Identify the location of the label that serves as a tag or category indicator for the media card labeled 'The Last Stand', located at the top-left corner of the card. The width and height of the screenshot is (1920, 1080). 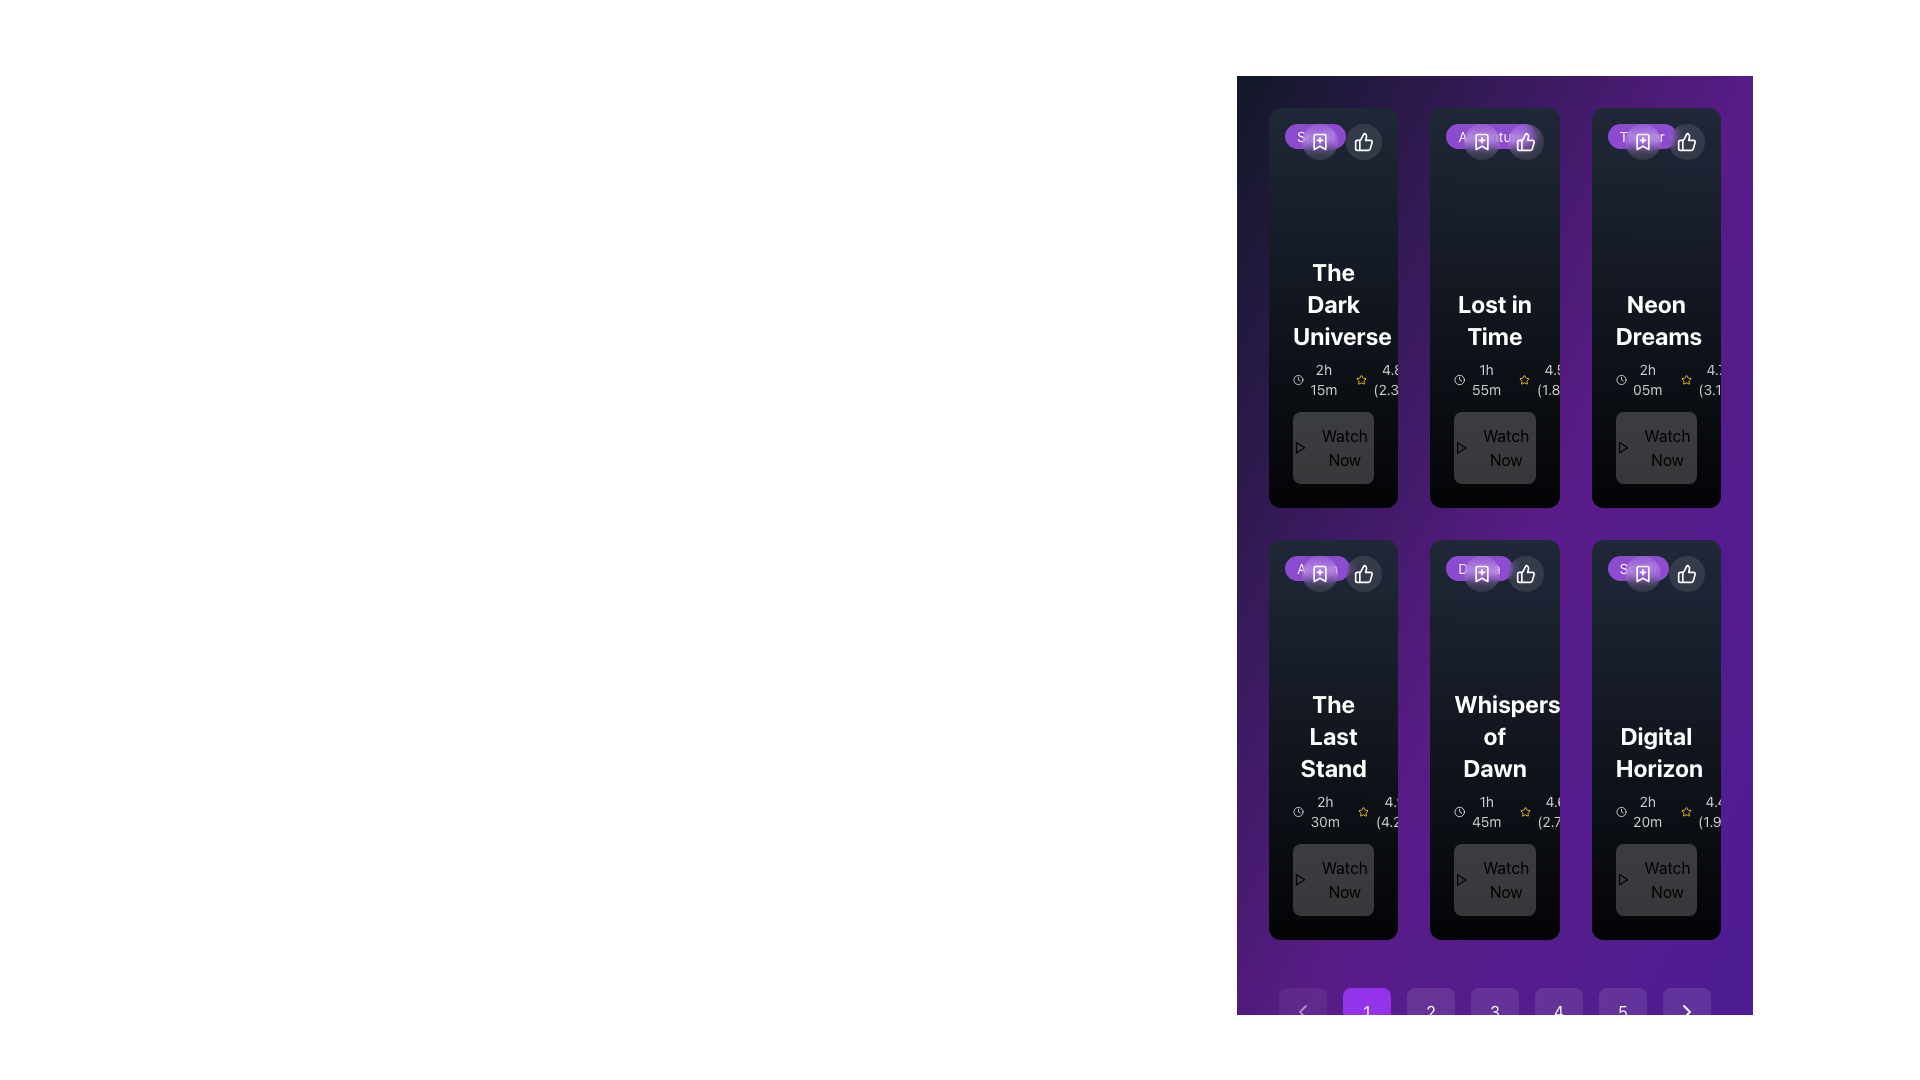
(1317, 567).